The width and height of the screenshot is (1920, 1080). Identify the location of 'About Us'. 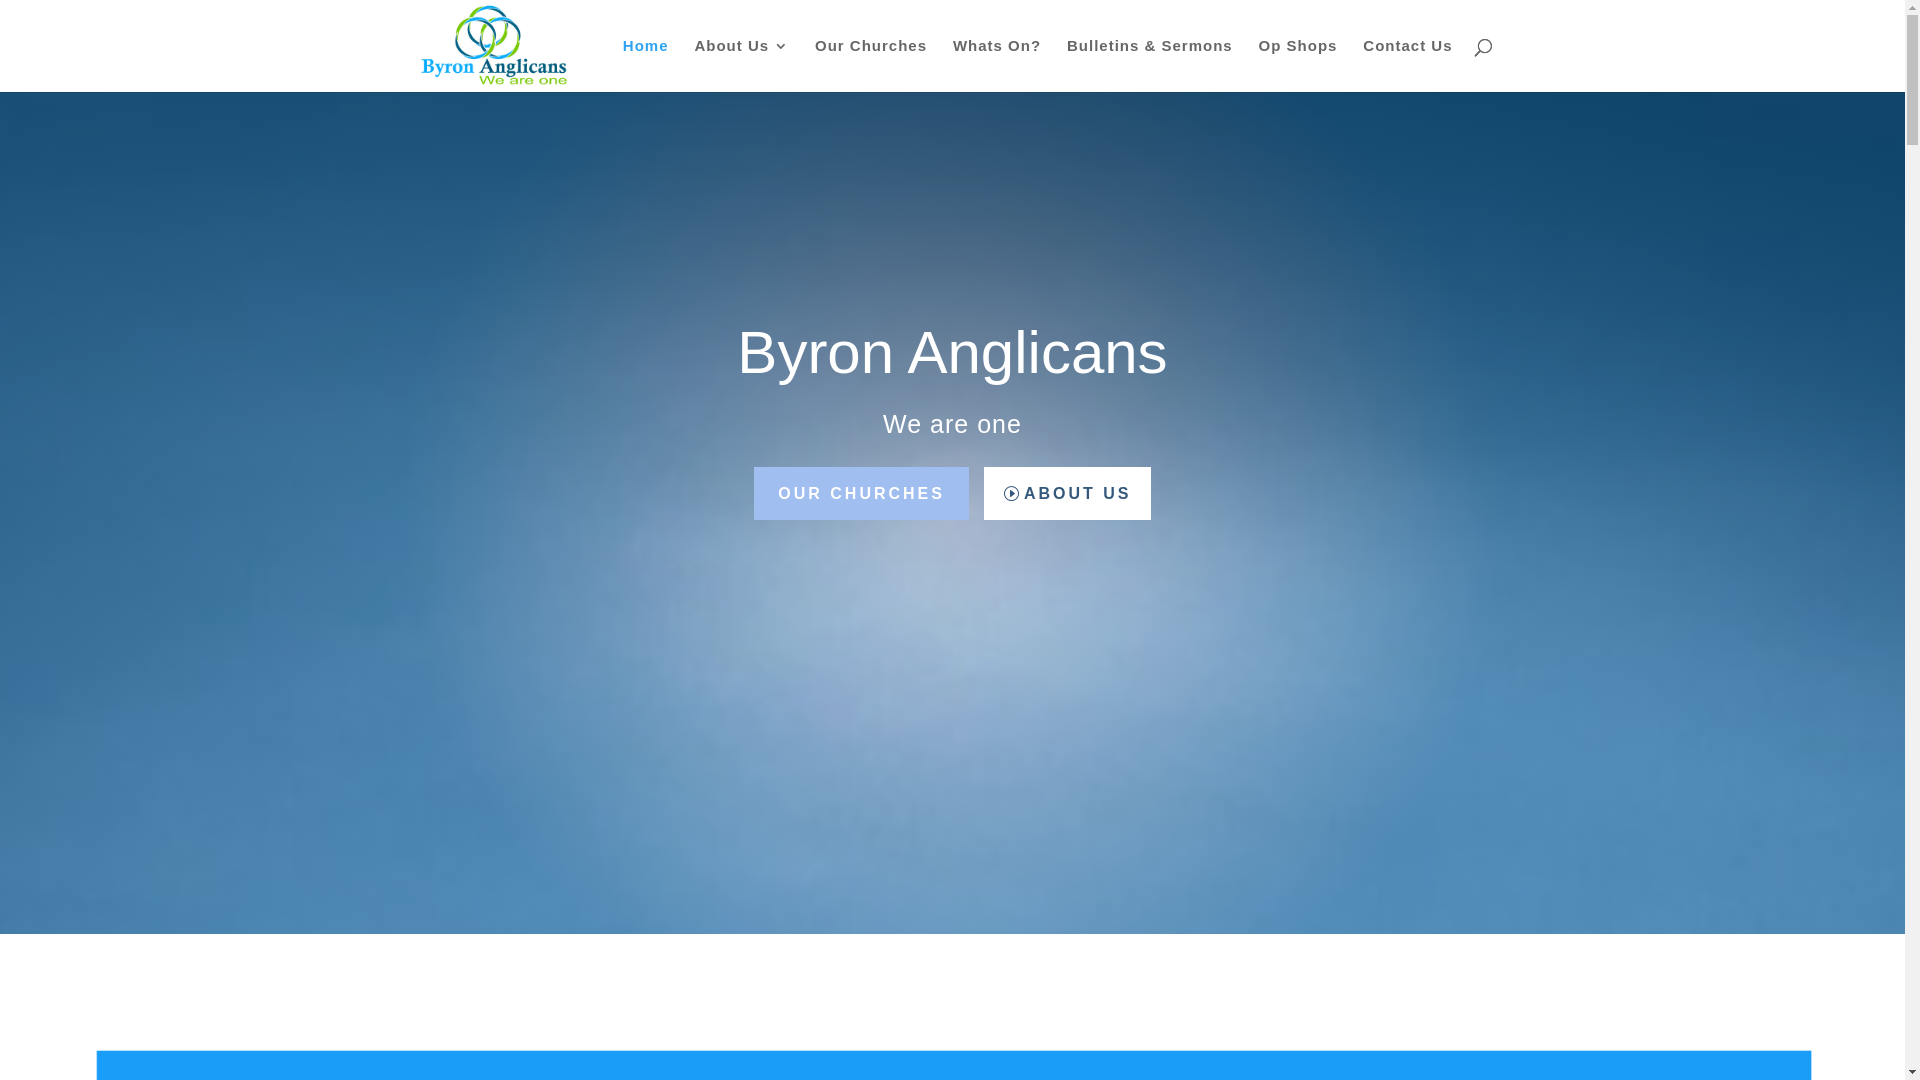
(740, 64).